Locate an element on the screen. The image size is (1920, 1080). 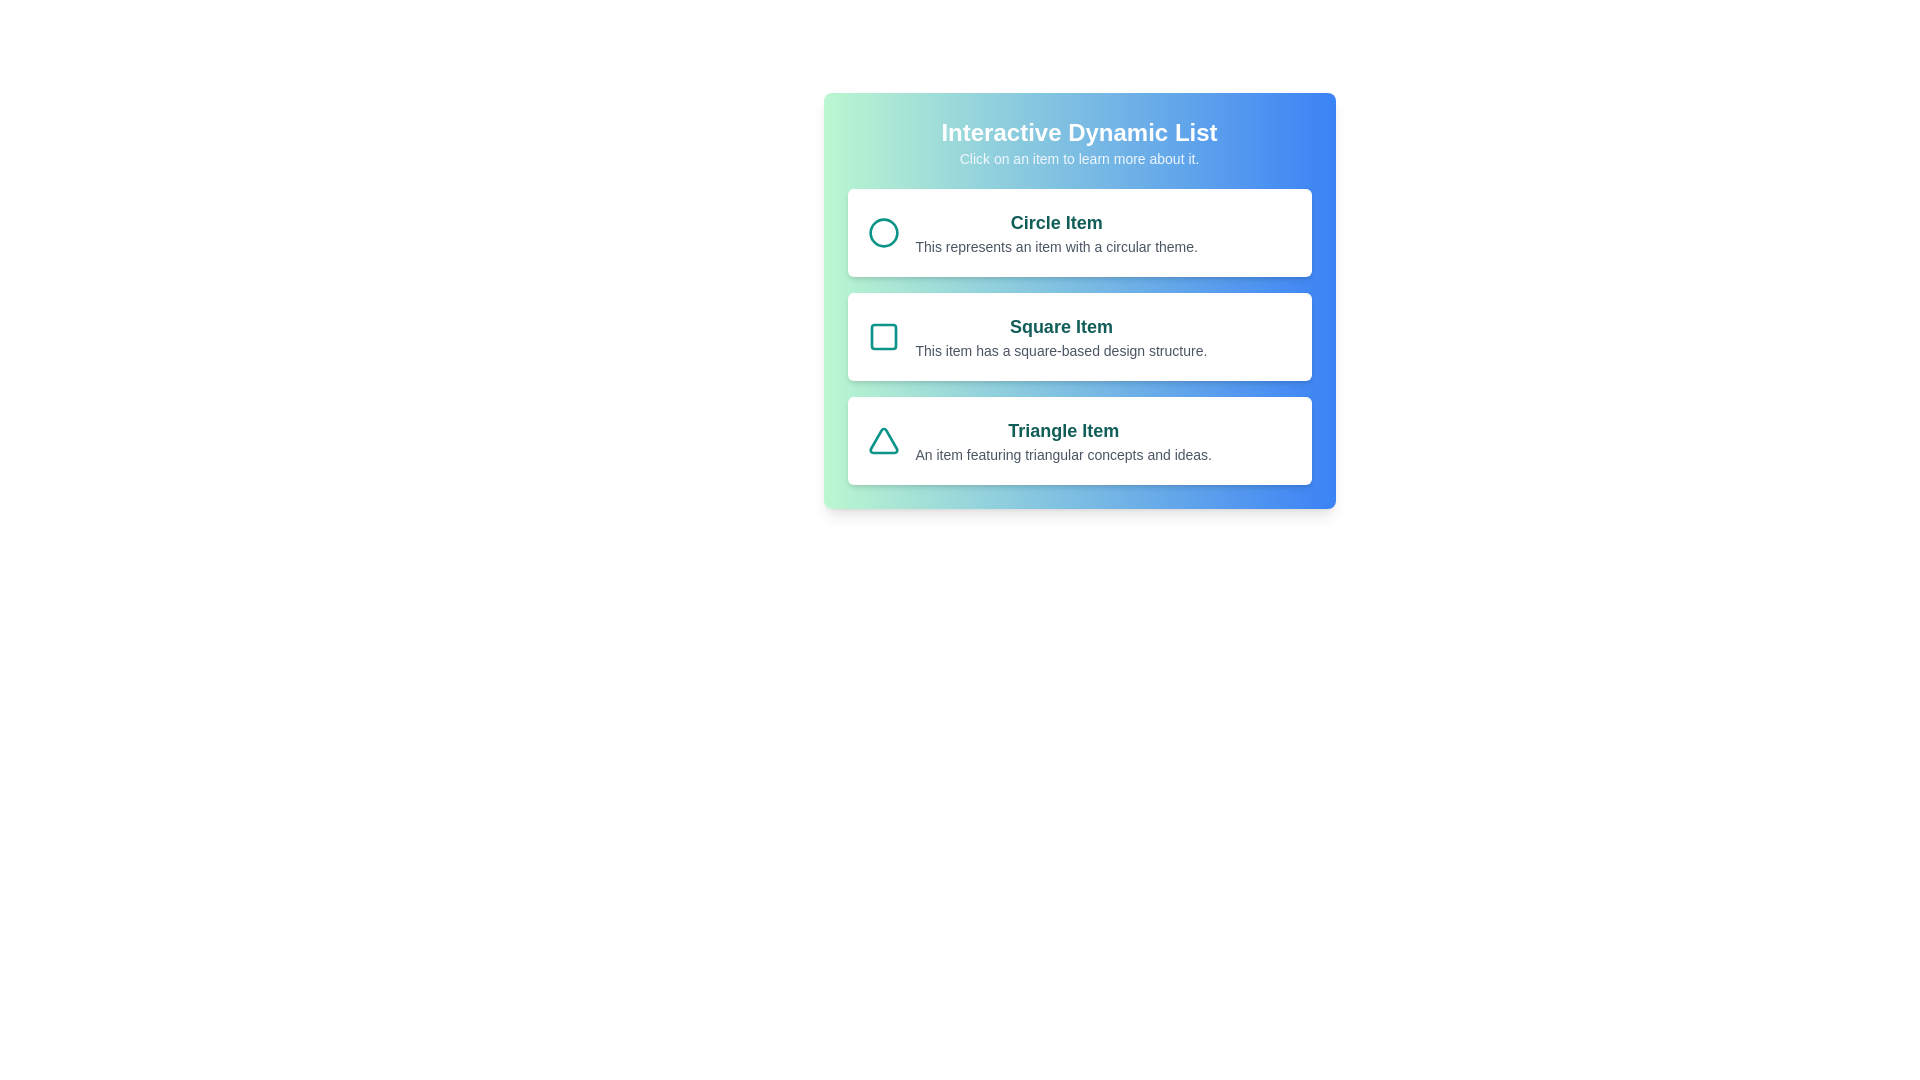
the list item Circle Item to observe changes in its background color is located at coordinates (1078, 231).